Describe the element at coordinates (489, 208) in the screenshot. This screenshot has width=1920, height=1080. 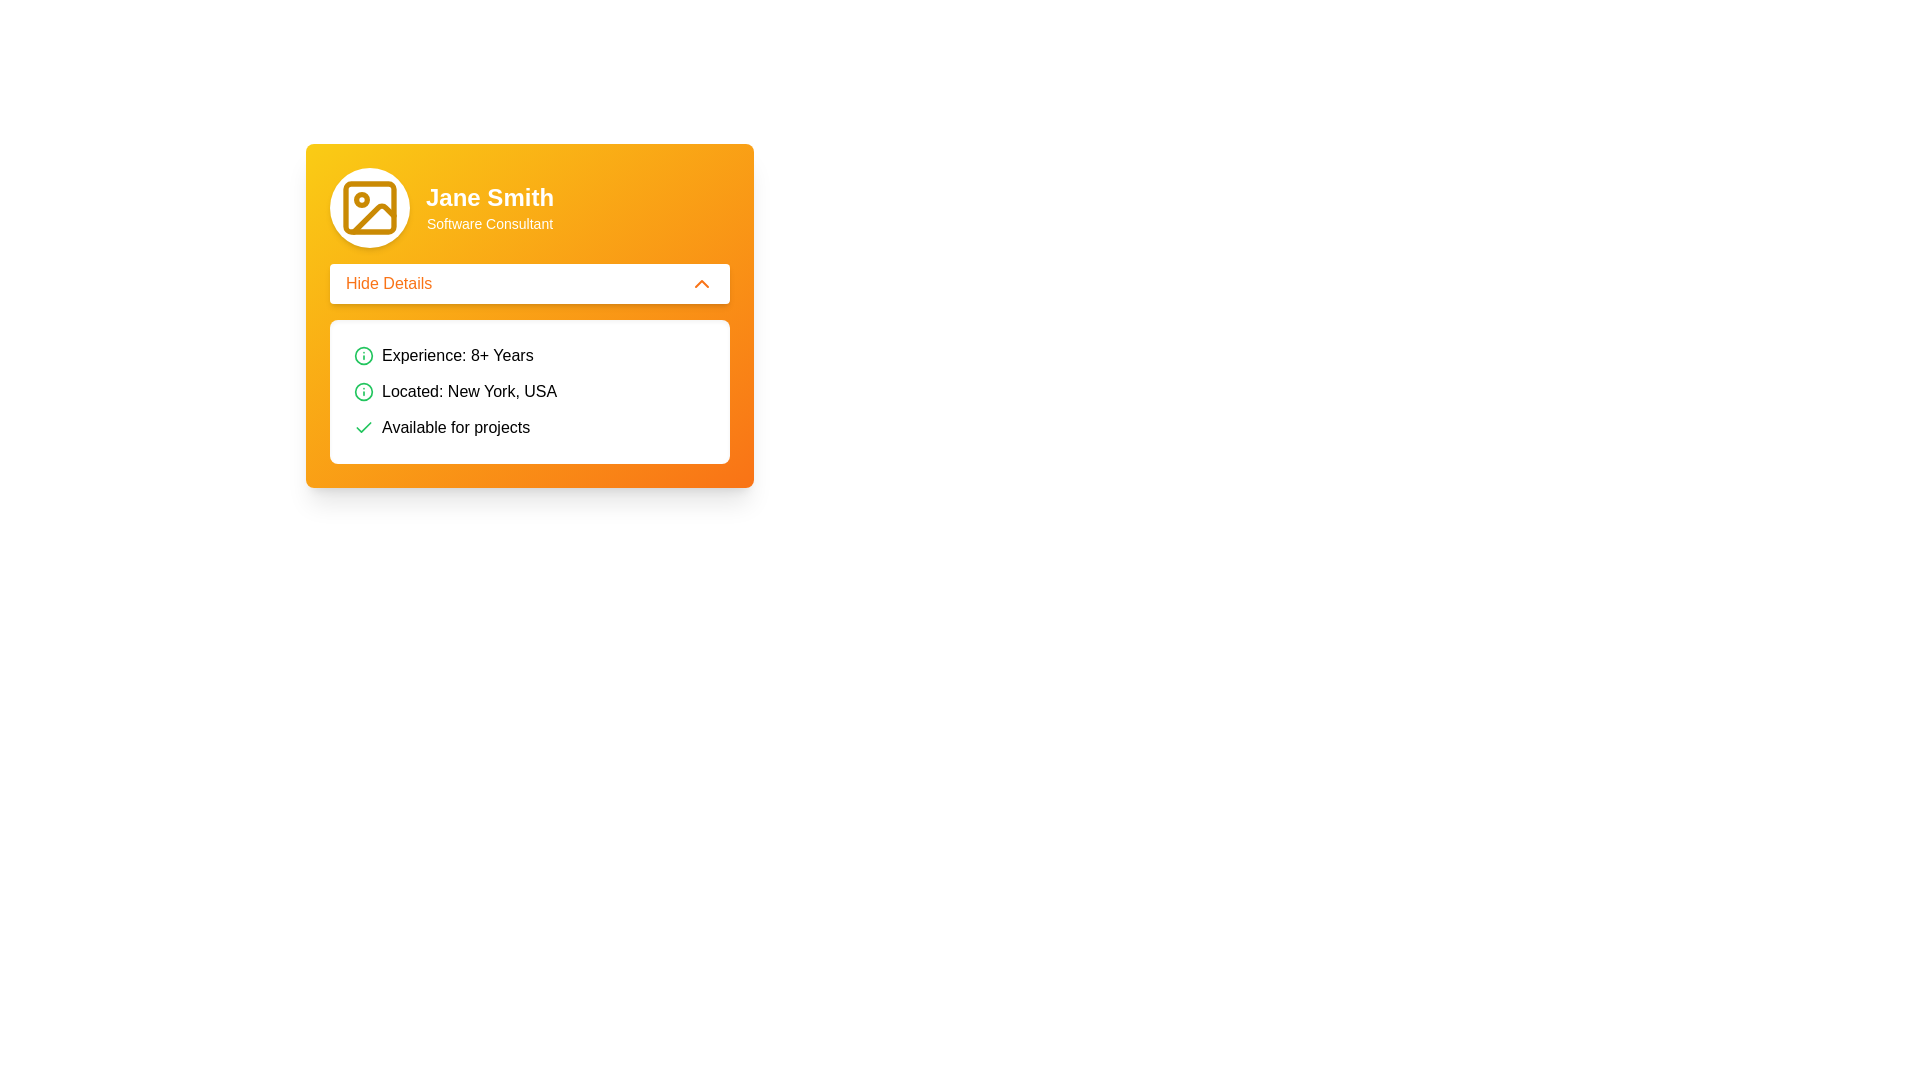
I see `the text block containing the heading 'Jane Smith' and subtext 'Software Consultant', which is located on an orange background next to a circular icon` at that location.